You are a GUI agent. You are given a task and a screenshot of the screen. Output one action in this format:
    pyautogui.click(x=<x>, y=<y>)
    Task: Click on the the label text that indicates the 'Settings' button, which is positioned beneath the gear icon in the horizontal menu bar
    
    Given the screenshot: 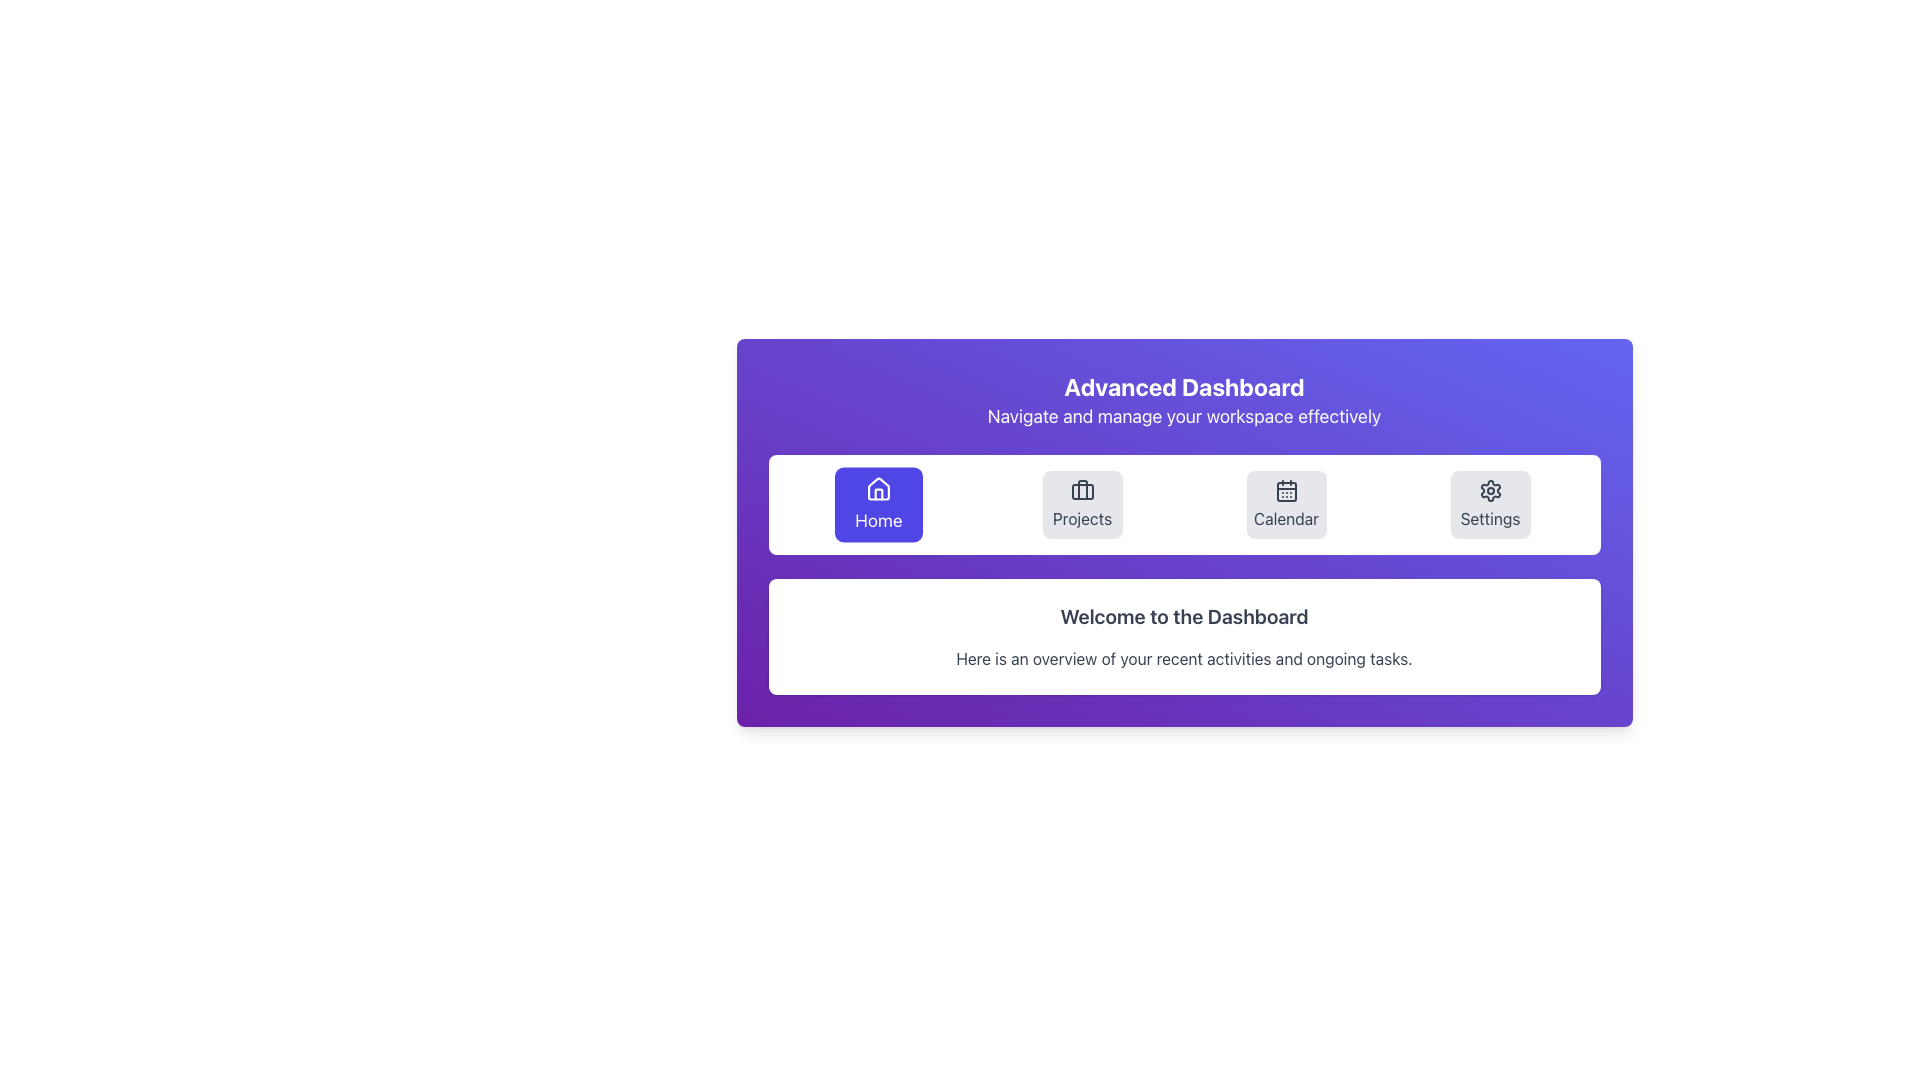 What is the action you would take?
    pyautogui.click(x=1490, y=518)
    